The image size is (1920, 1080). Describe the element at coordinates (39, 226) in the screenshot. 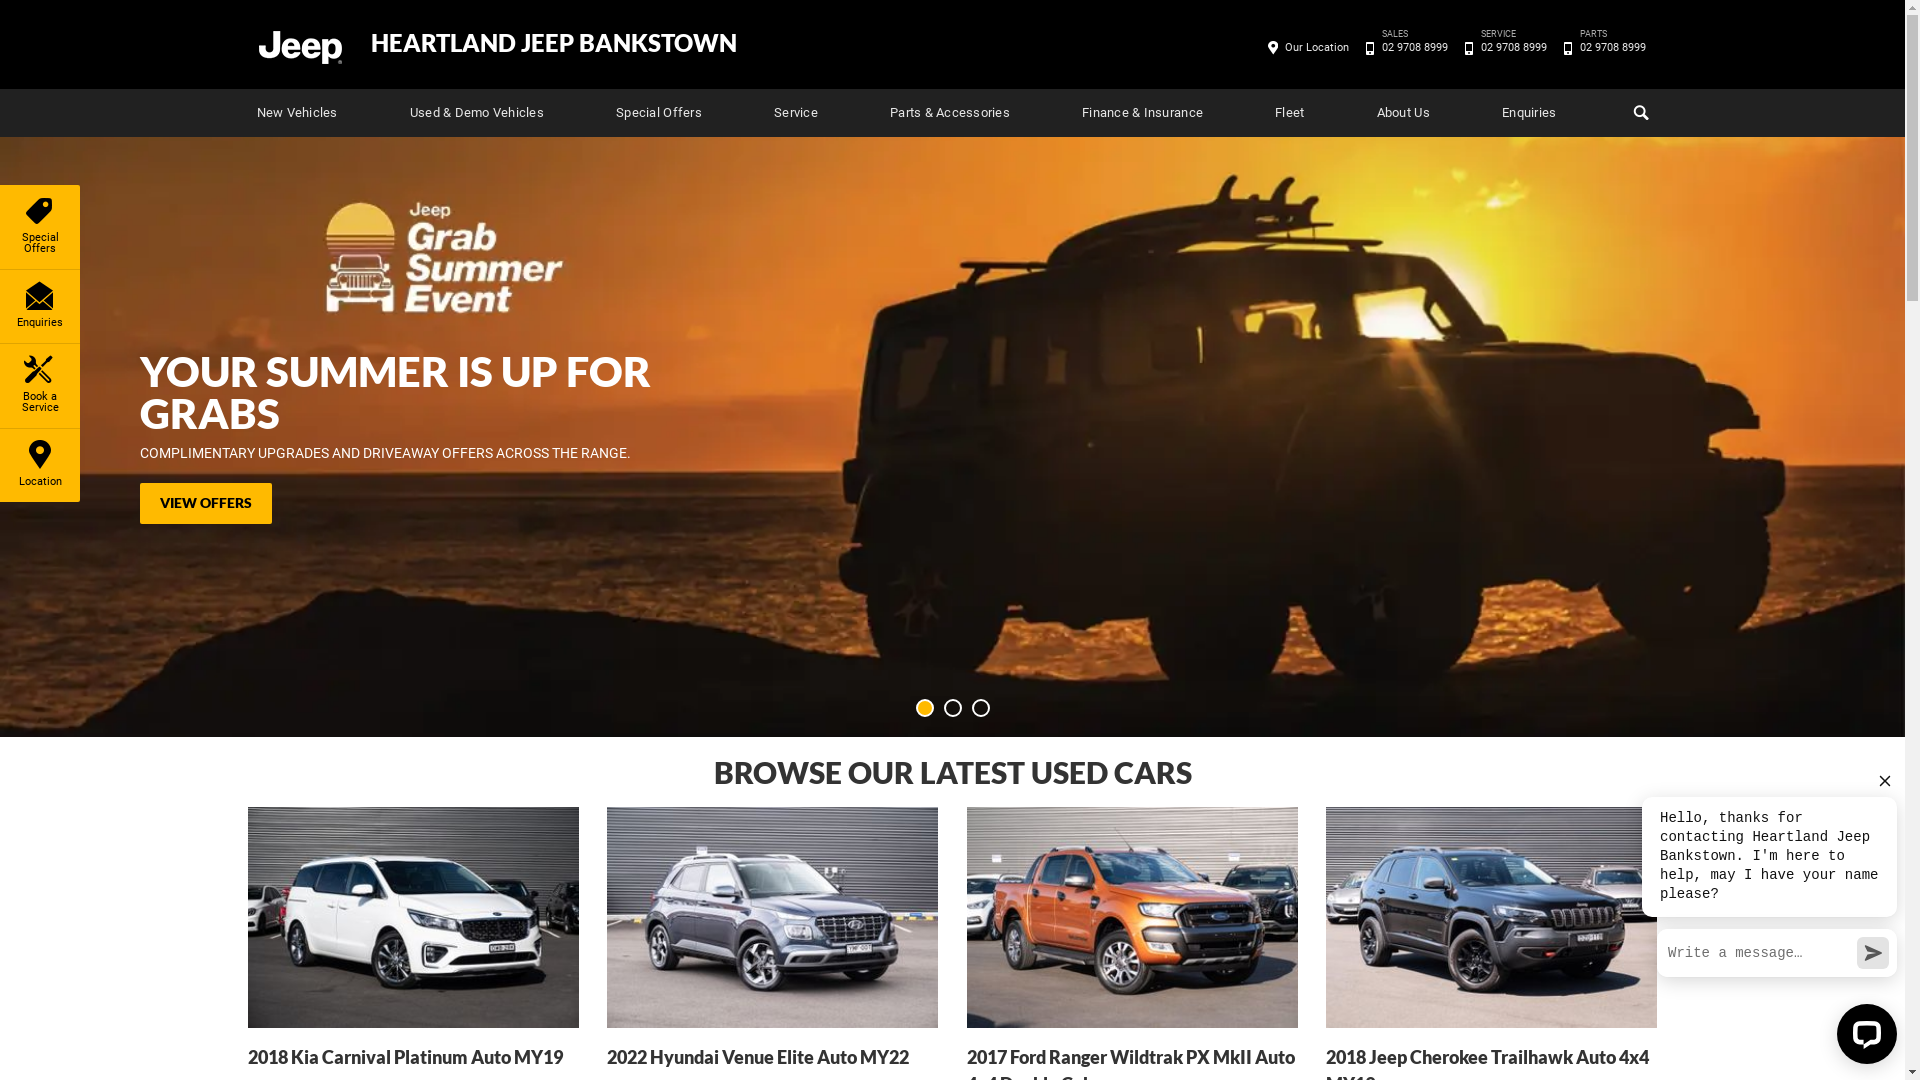

I see `'Special Offers'` at that location.